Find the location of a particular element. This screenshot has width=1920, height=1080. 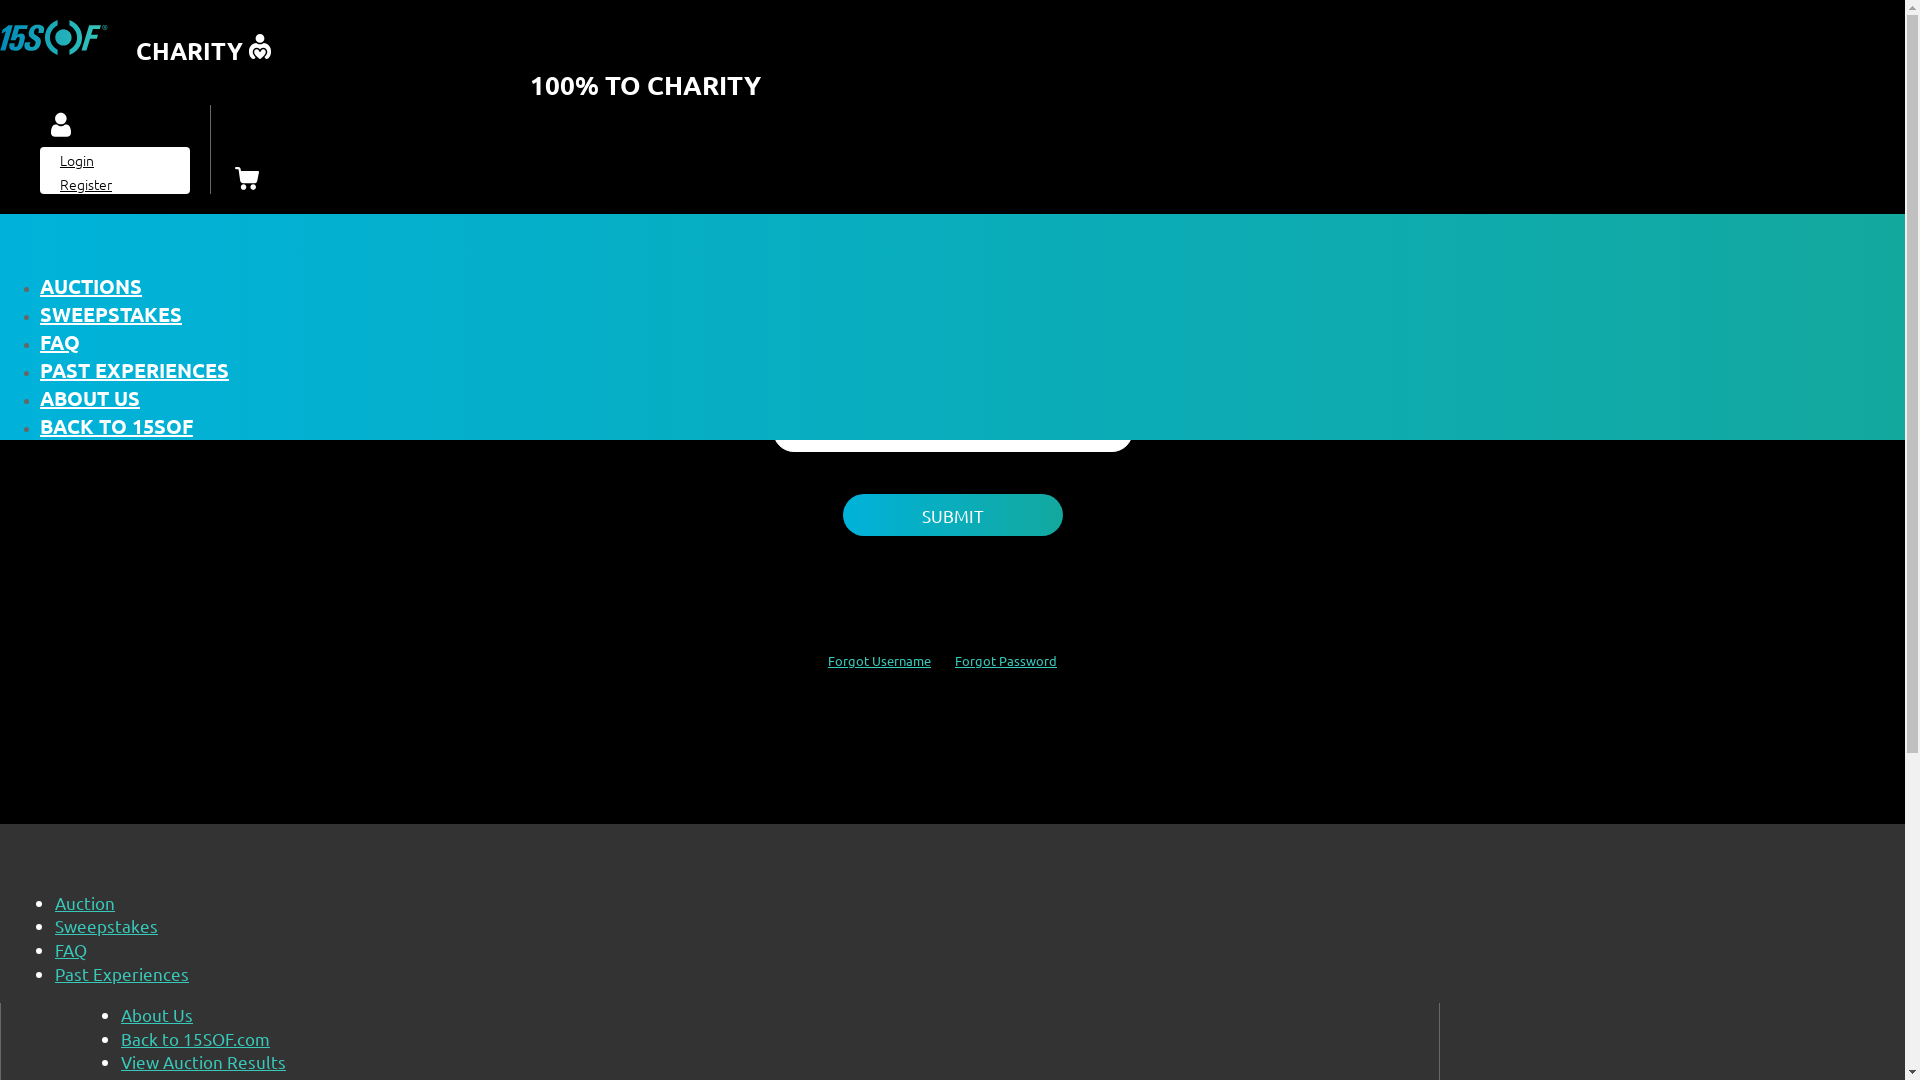

'Register here' is located at coordinates (1044, 241).